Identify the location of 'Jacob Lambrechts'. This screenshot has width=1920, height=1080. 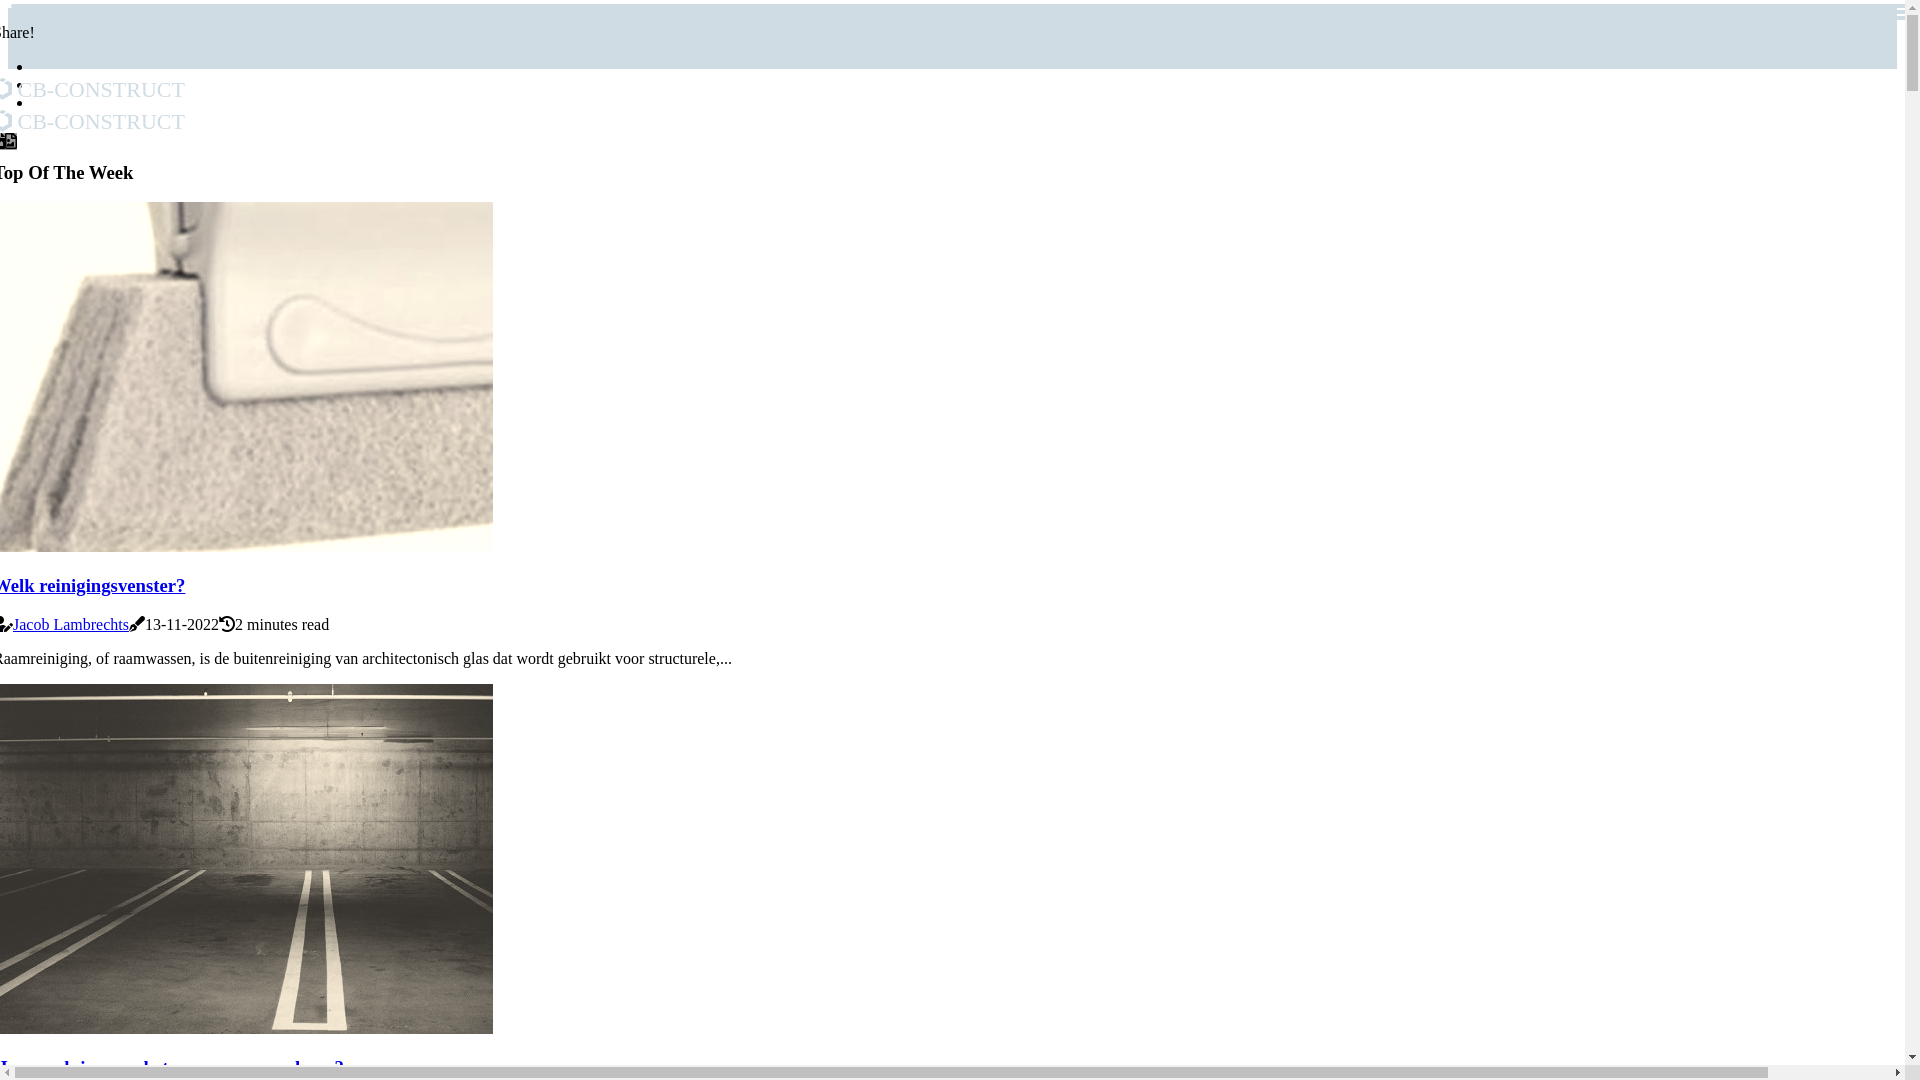
(71, 623).